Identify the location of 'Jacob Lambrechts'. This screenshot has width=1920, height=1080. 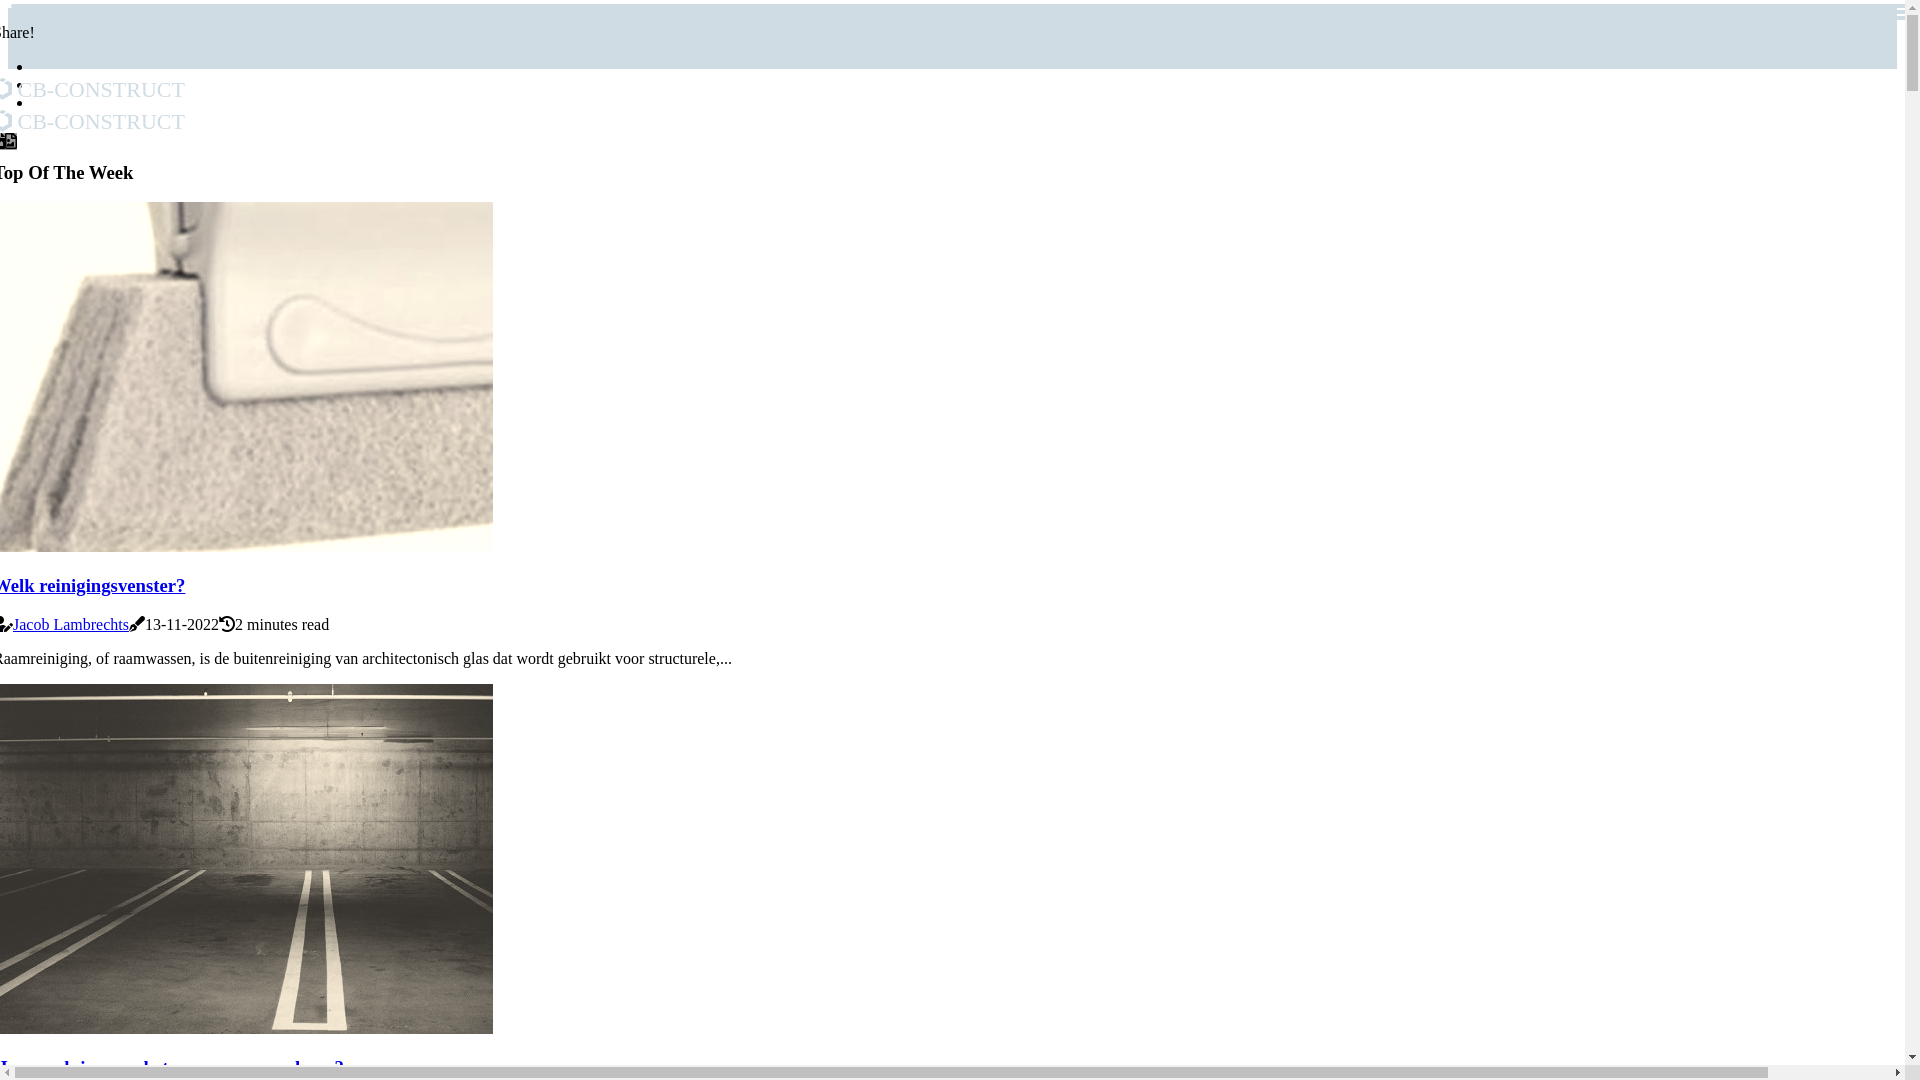
(71, 623).